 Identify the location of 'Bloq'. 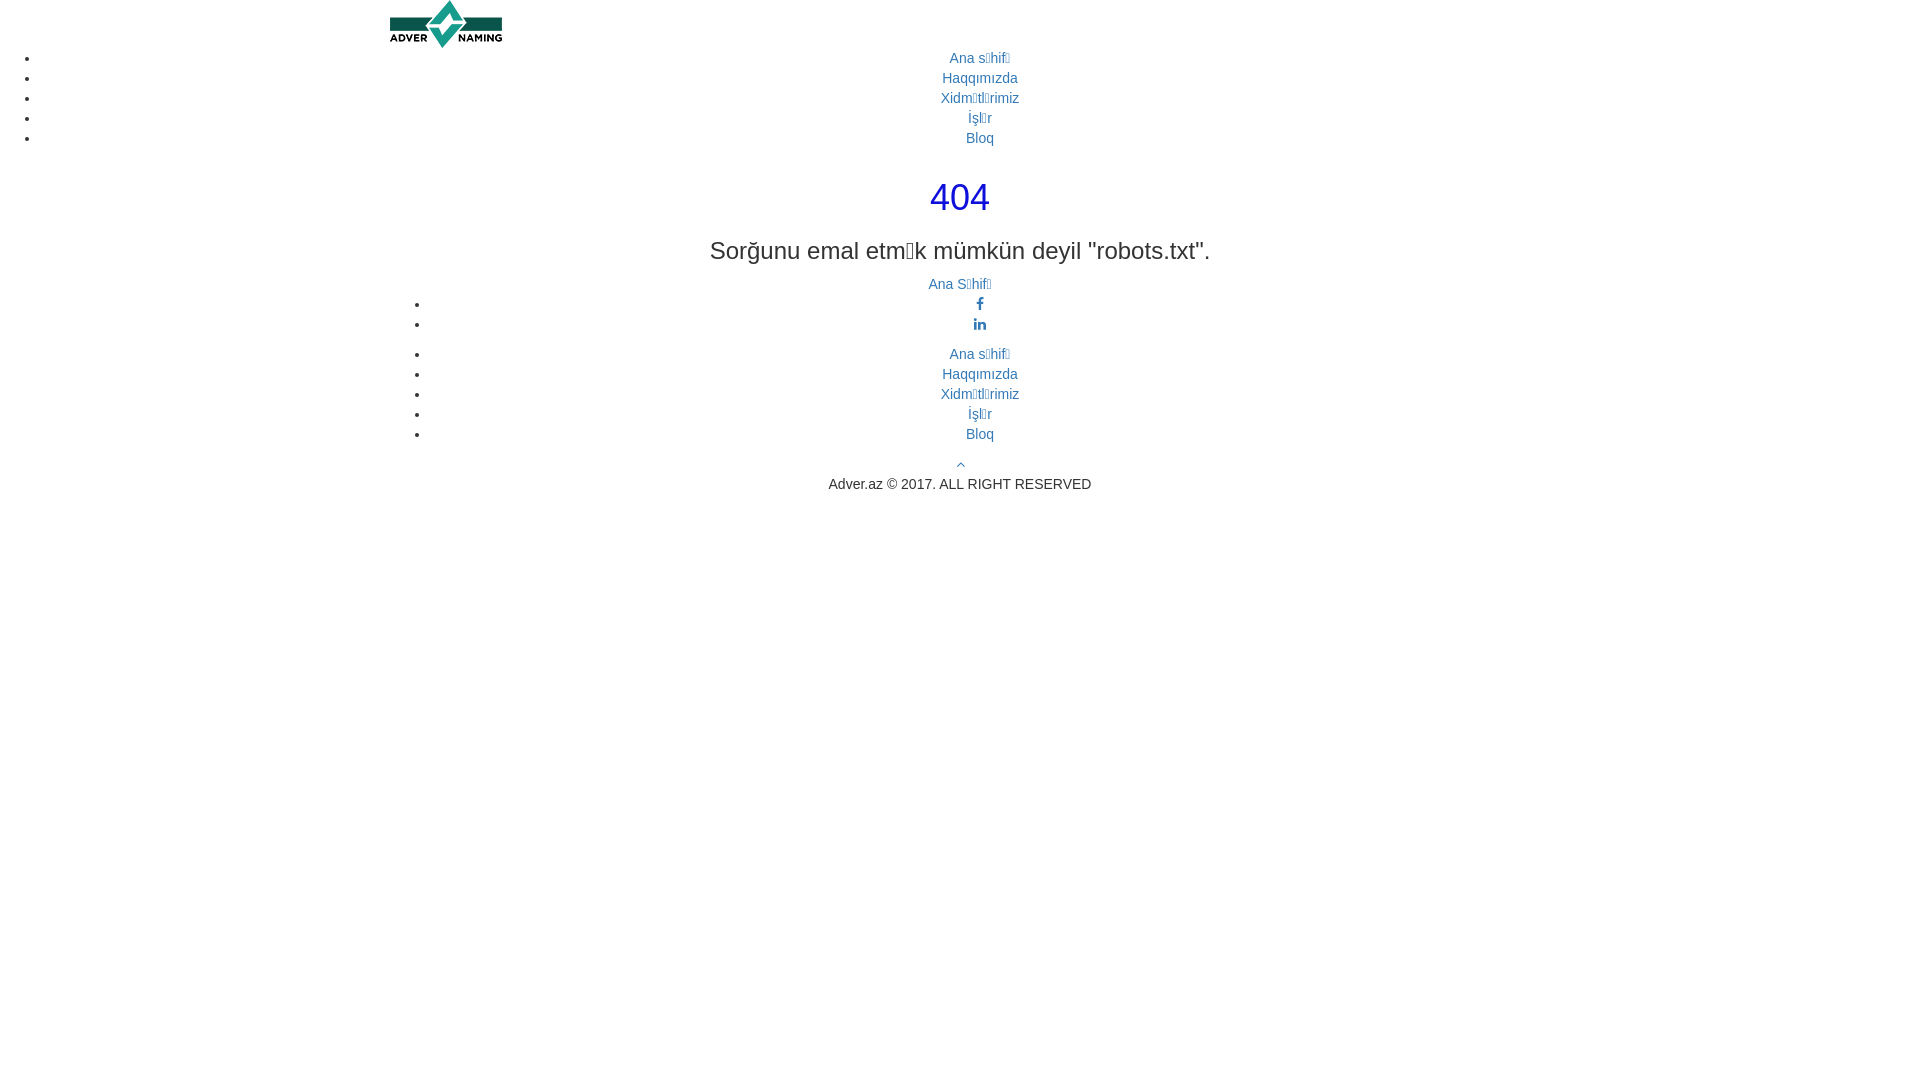
(979, 433).